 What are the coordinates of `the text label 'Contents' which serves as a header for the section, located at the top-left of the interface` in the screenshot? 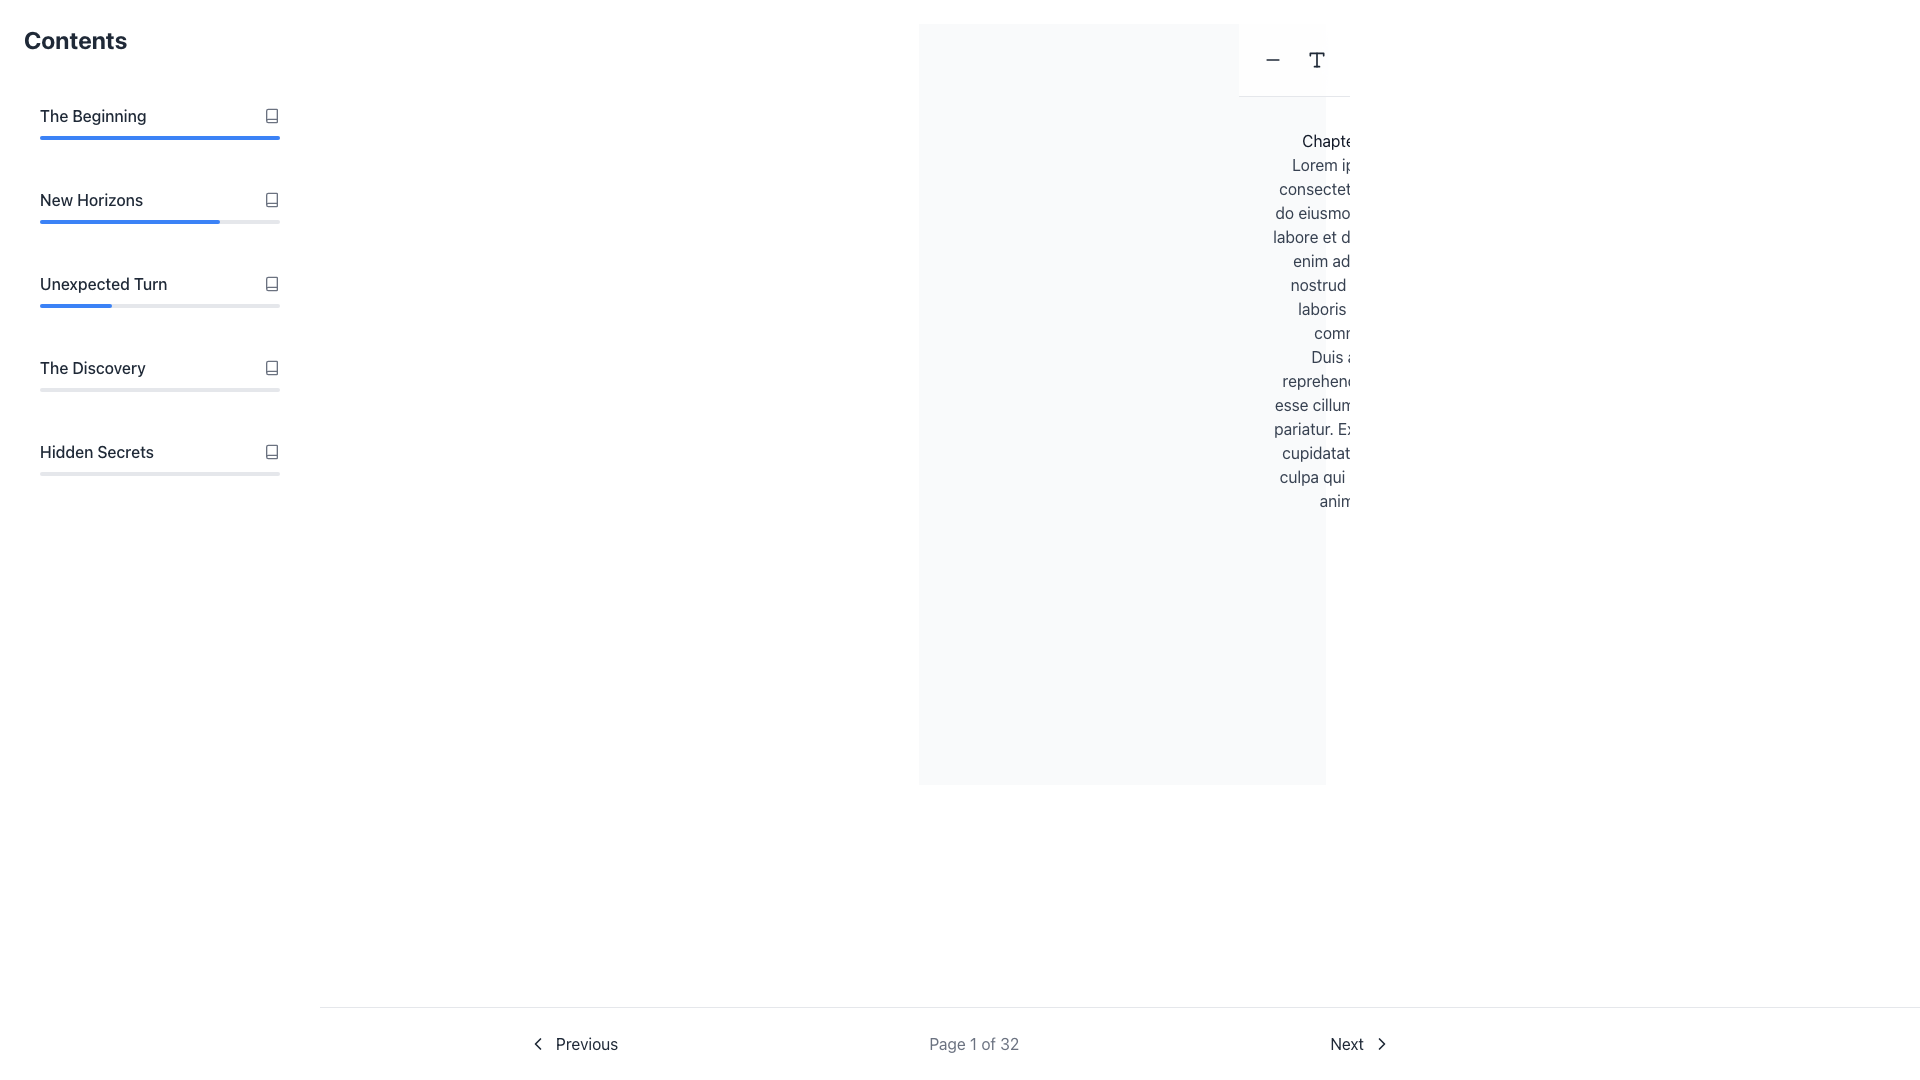 It's located at (75, 39).